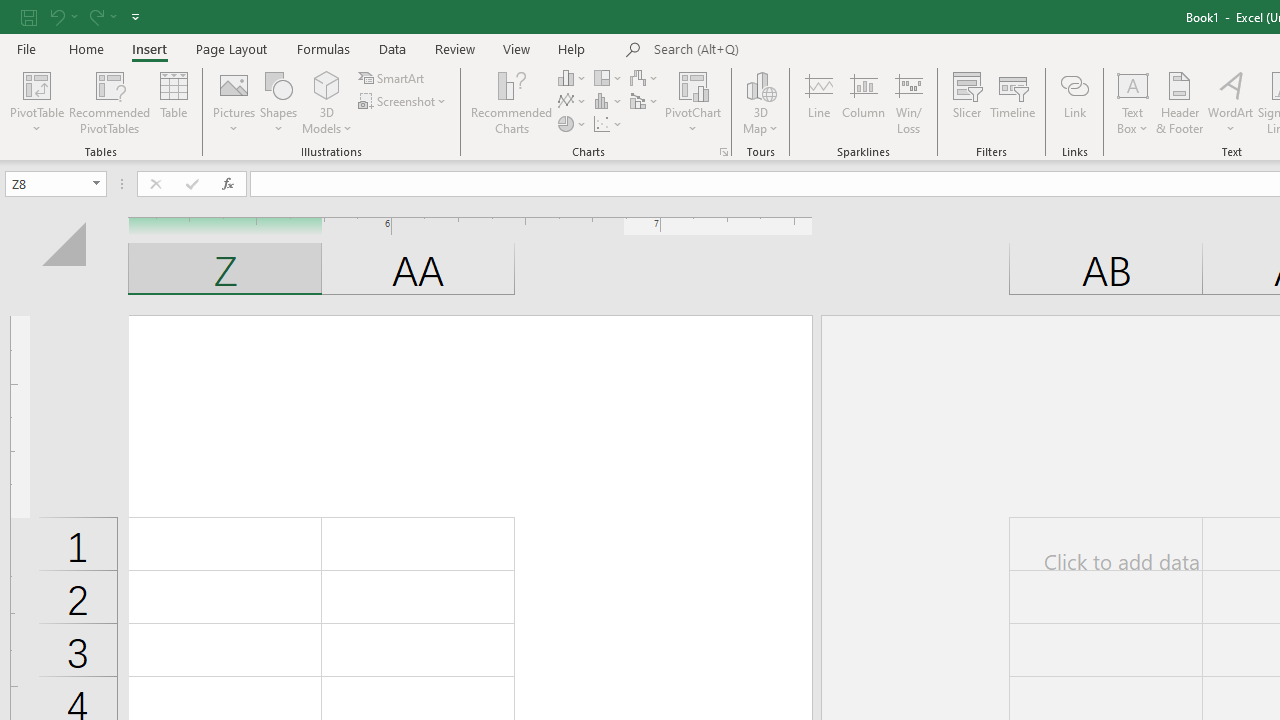 The image size is (1280, 720). What do you see at coordinates (174, 103) in the screenshot?
I see `'Table'` at bounding box center [174, 103].